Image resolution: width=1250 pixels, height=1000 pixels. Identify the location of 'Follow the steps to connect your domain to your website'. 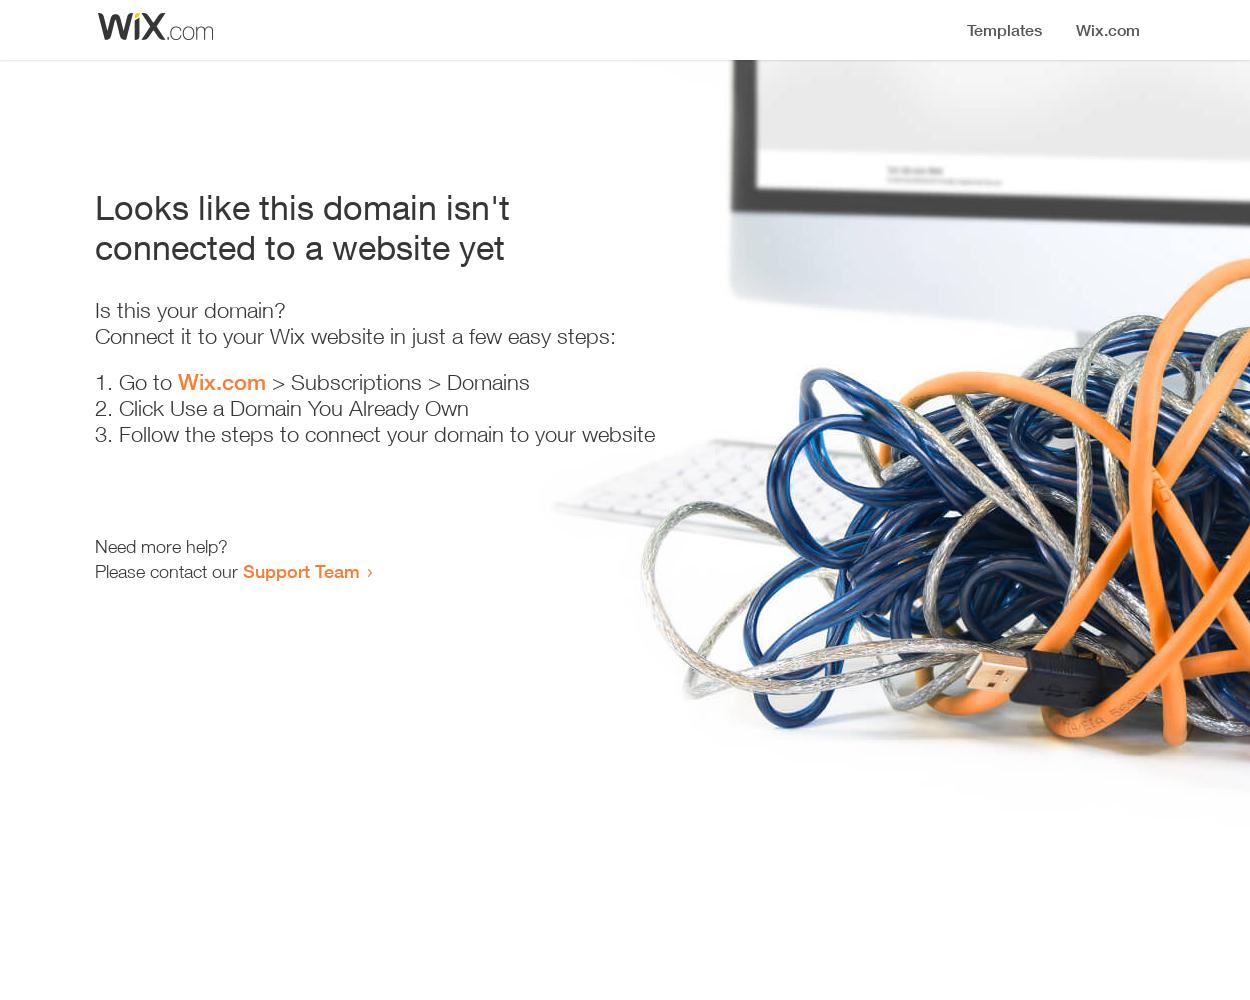
(387, 434).